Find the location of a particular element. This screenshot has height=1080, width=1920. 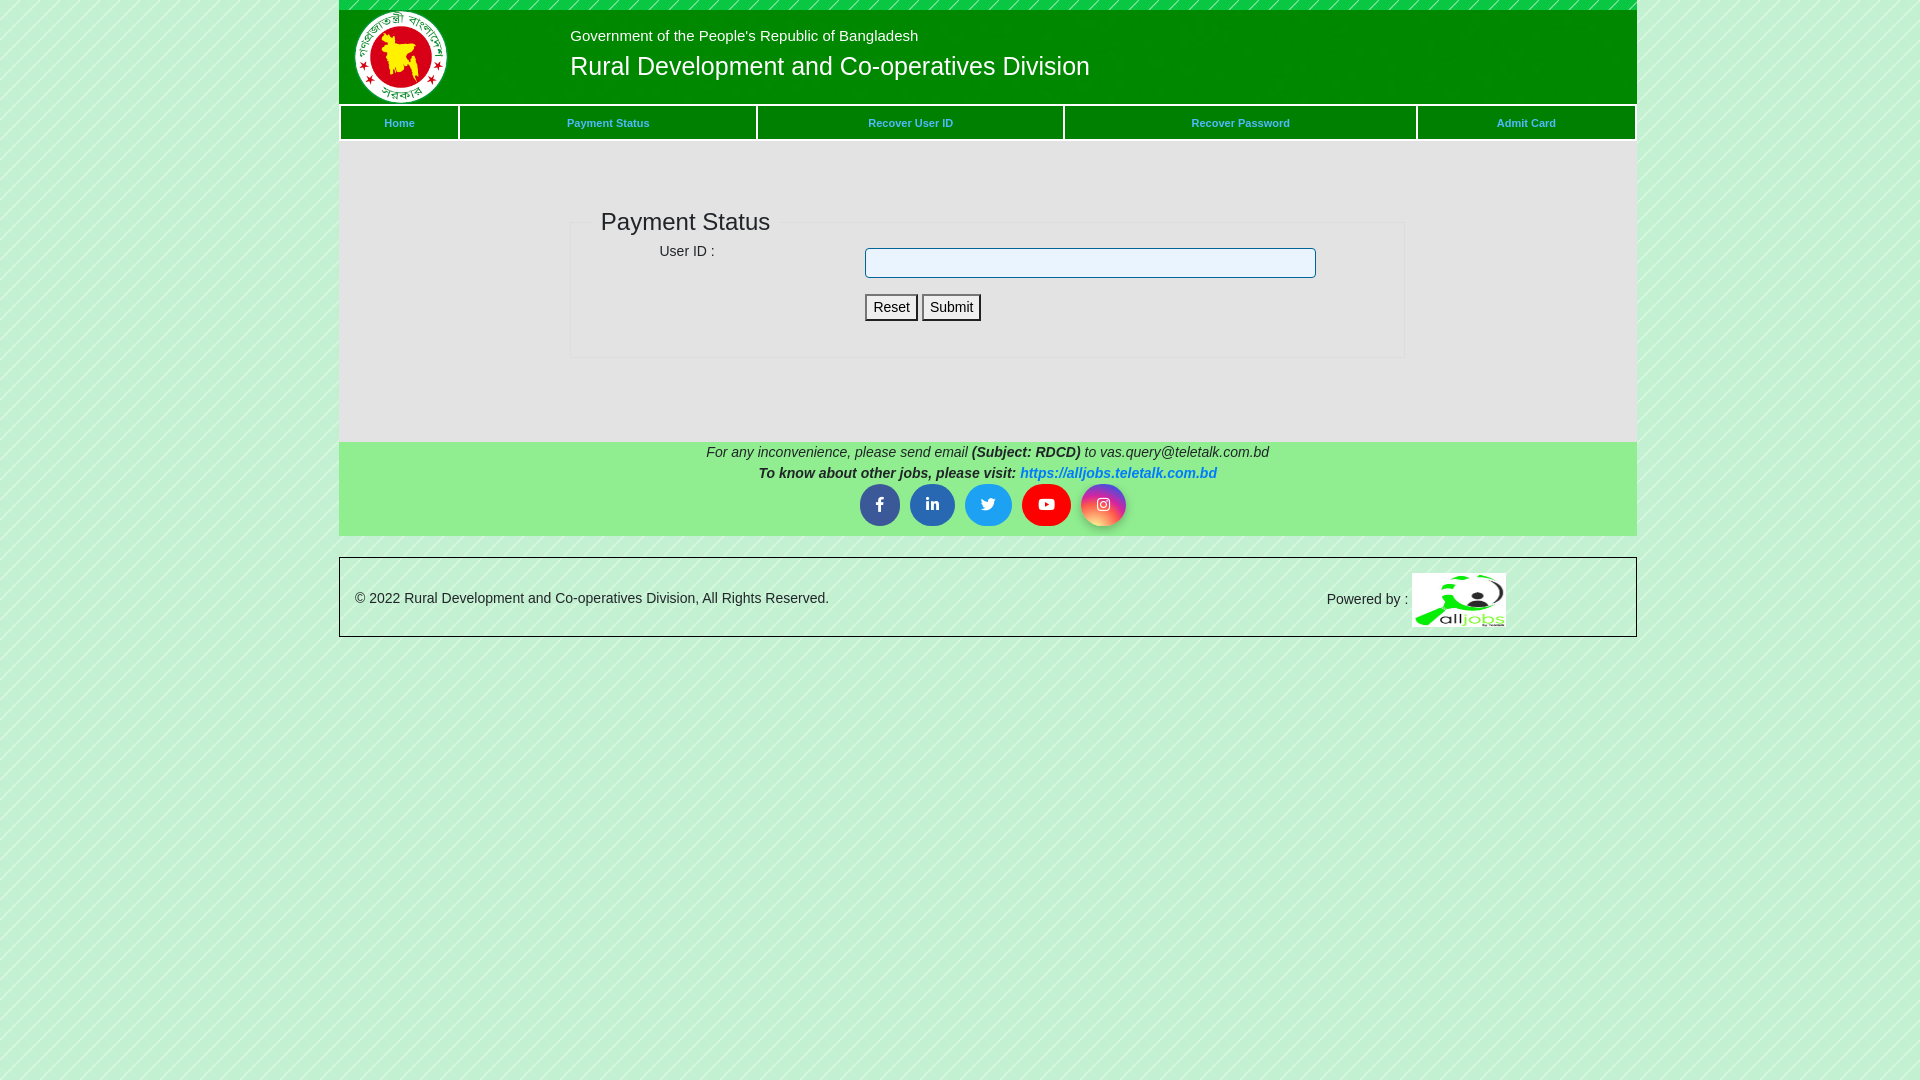

'Linkedin' is located at coordinates (931, 504).